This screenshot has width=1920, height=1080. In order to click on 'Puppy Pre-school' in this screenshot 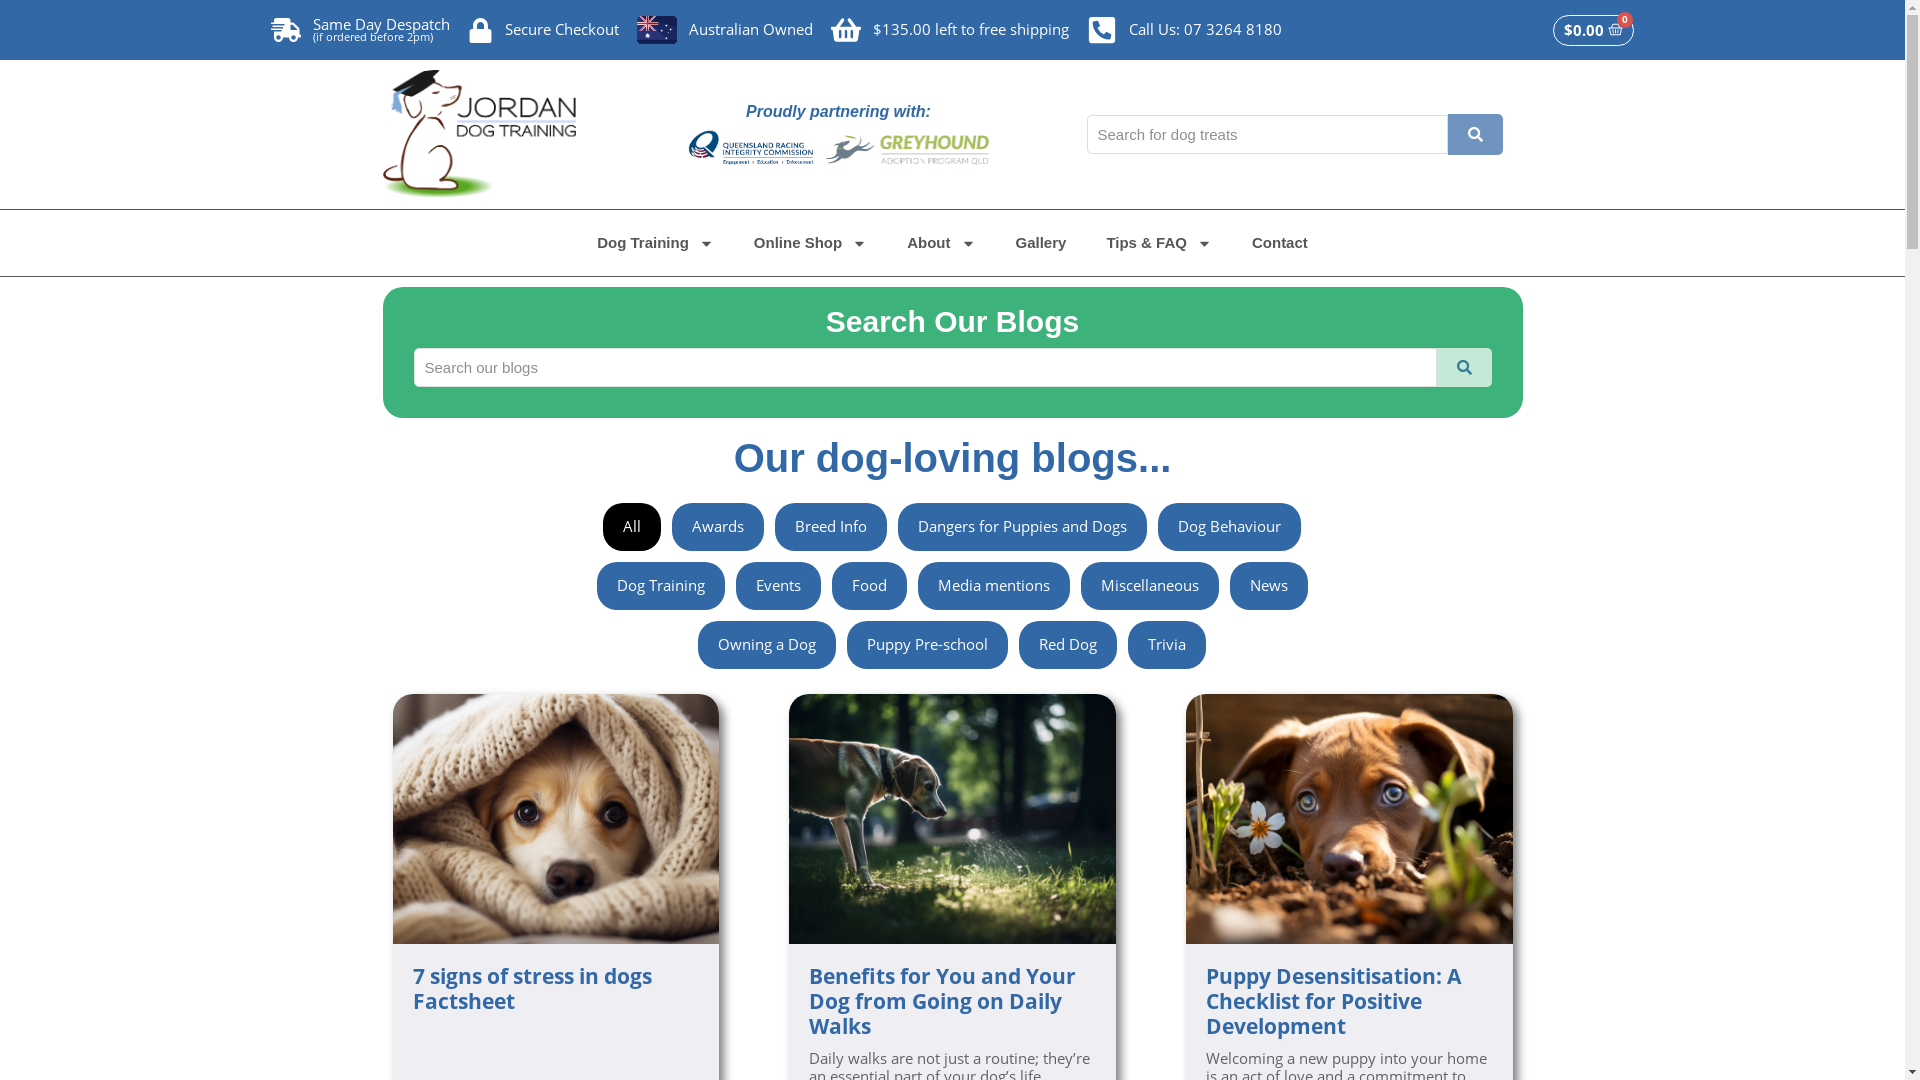, I will do `click(926, 644)`.